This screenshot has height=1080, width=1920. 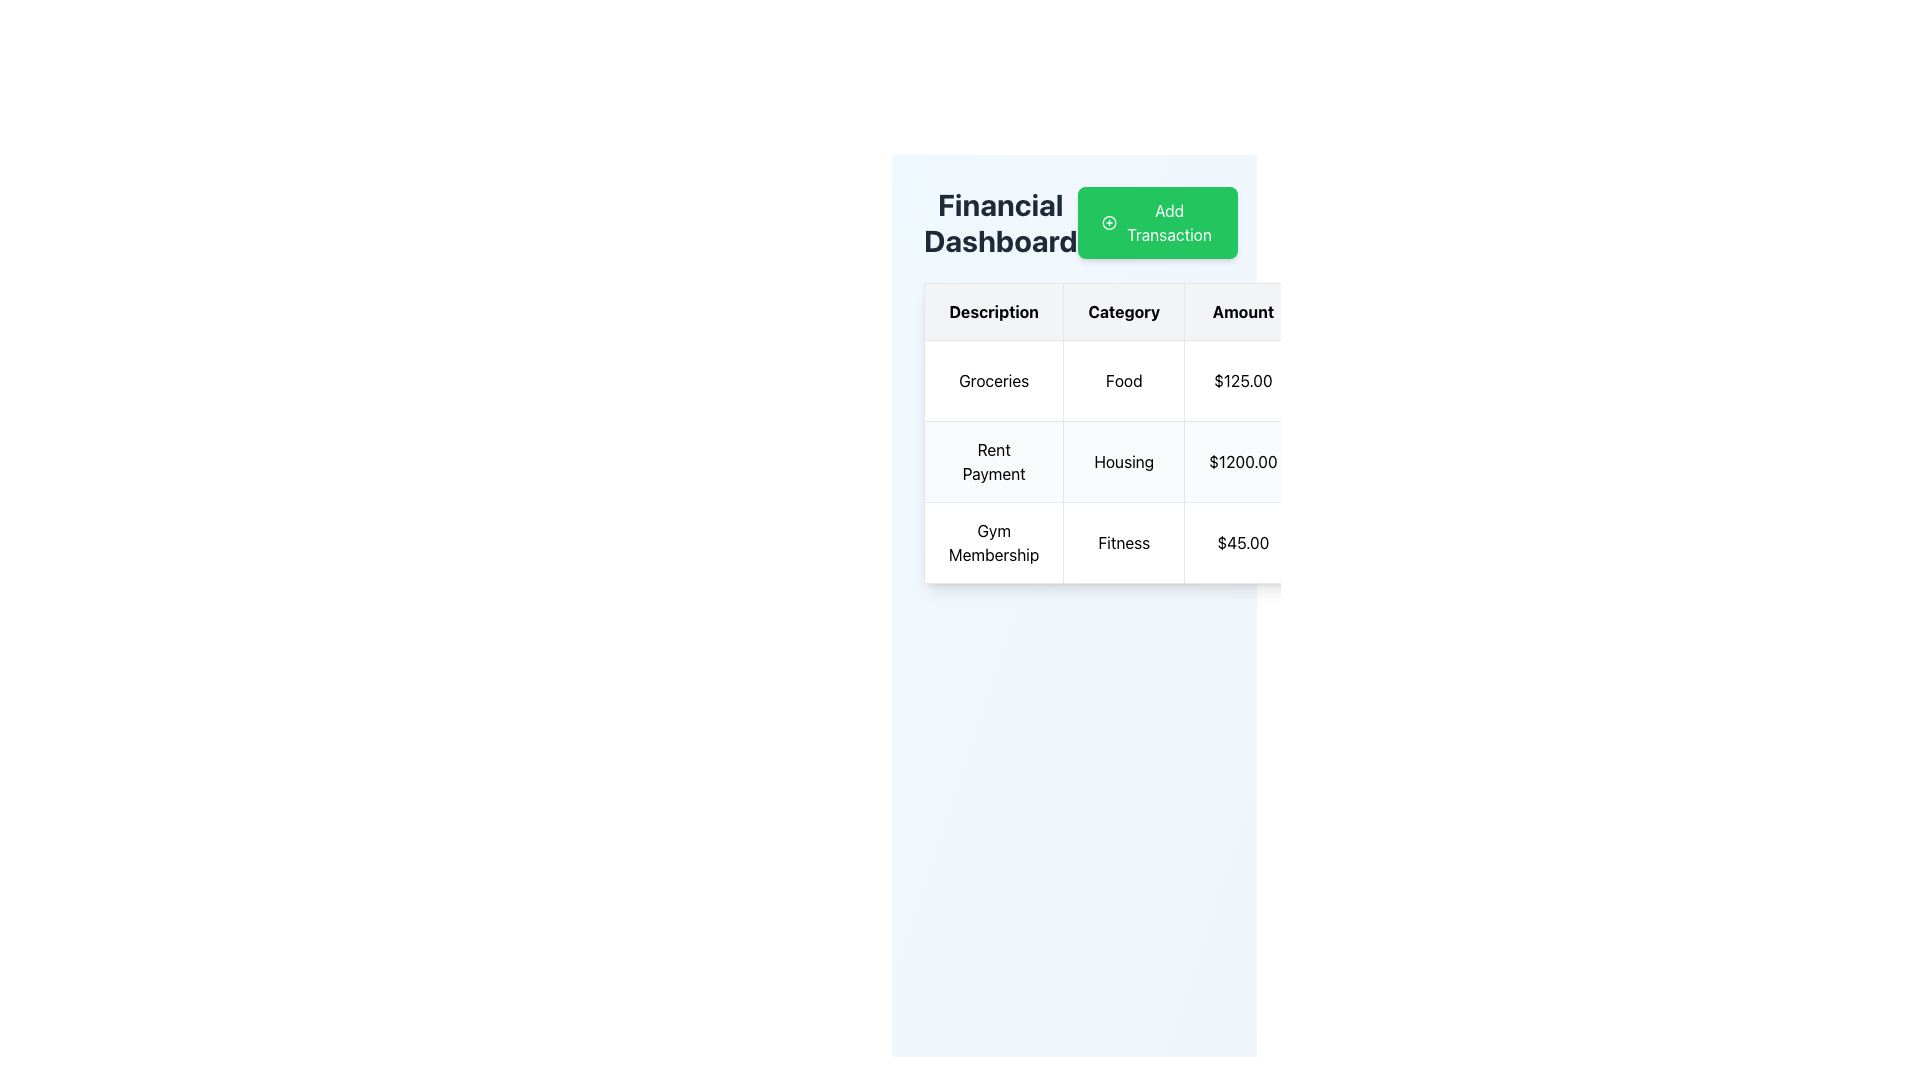 What do you see at coordinates (994, 381) in the screenshot?
I see `the text label displaying 'Groceries', which is the first cell in the first row of a table under the 'Description' column` at bounding box center [994, 381].